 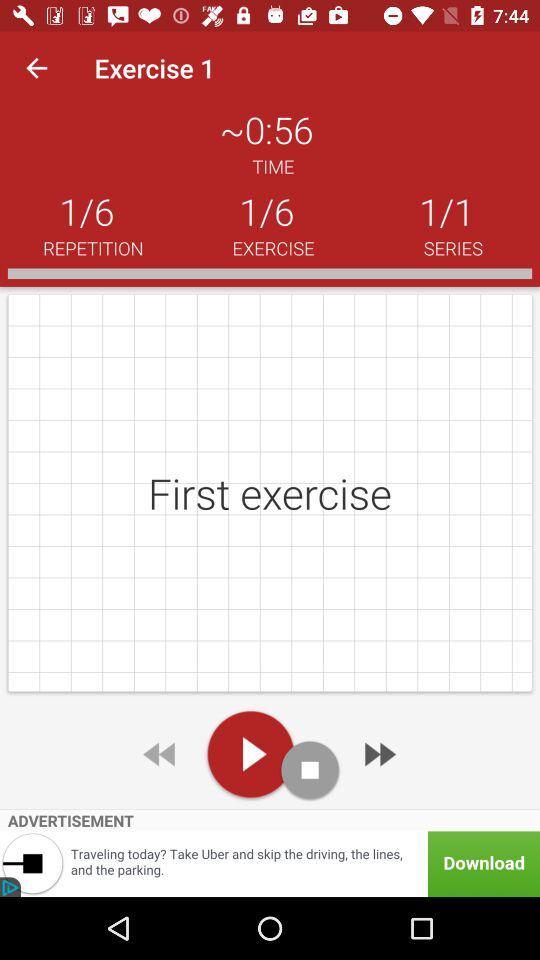 What do you see at coordinates (160, 753) in the screenshot?
I see `undo` at bounding box center [160, 753].